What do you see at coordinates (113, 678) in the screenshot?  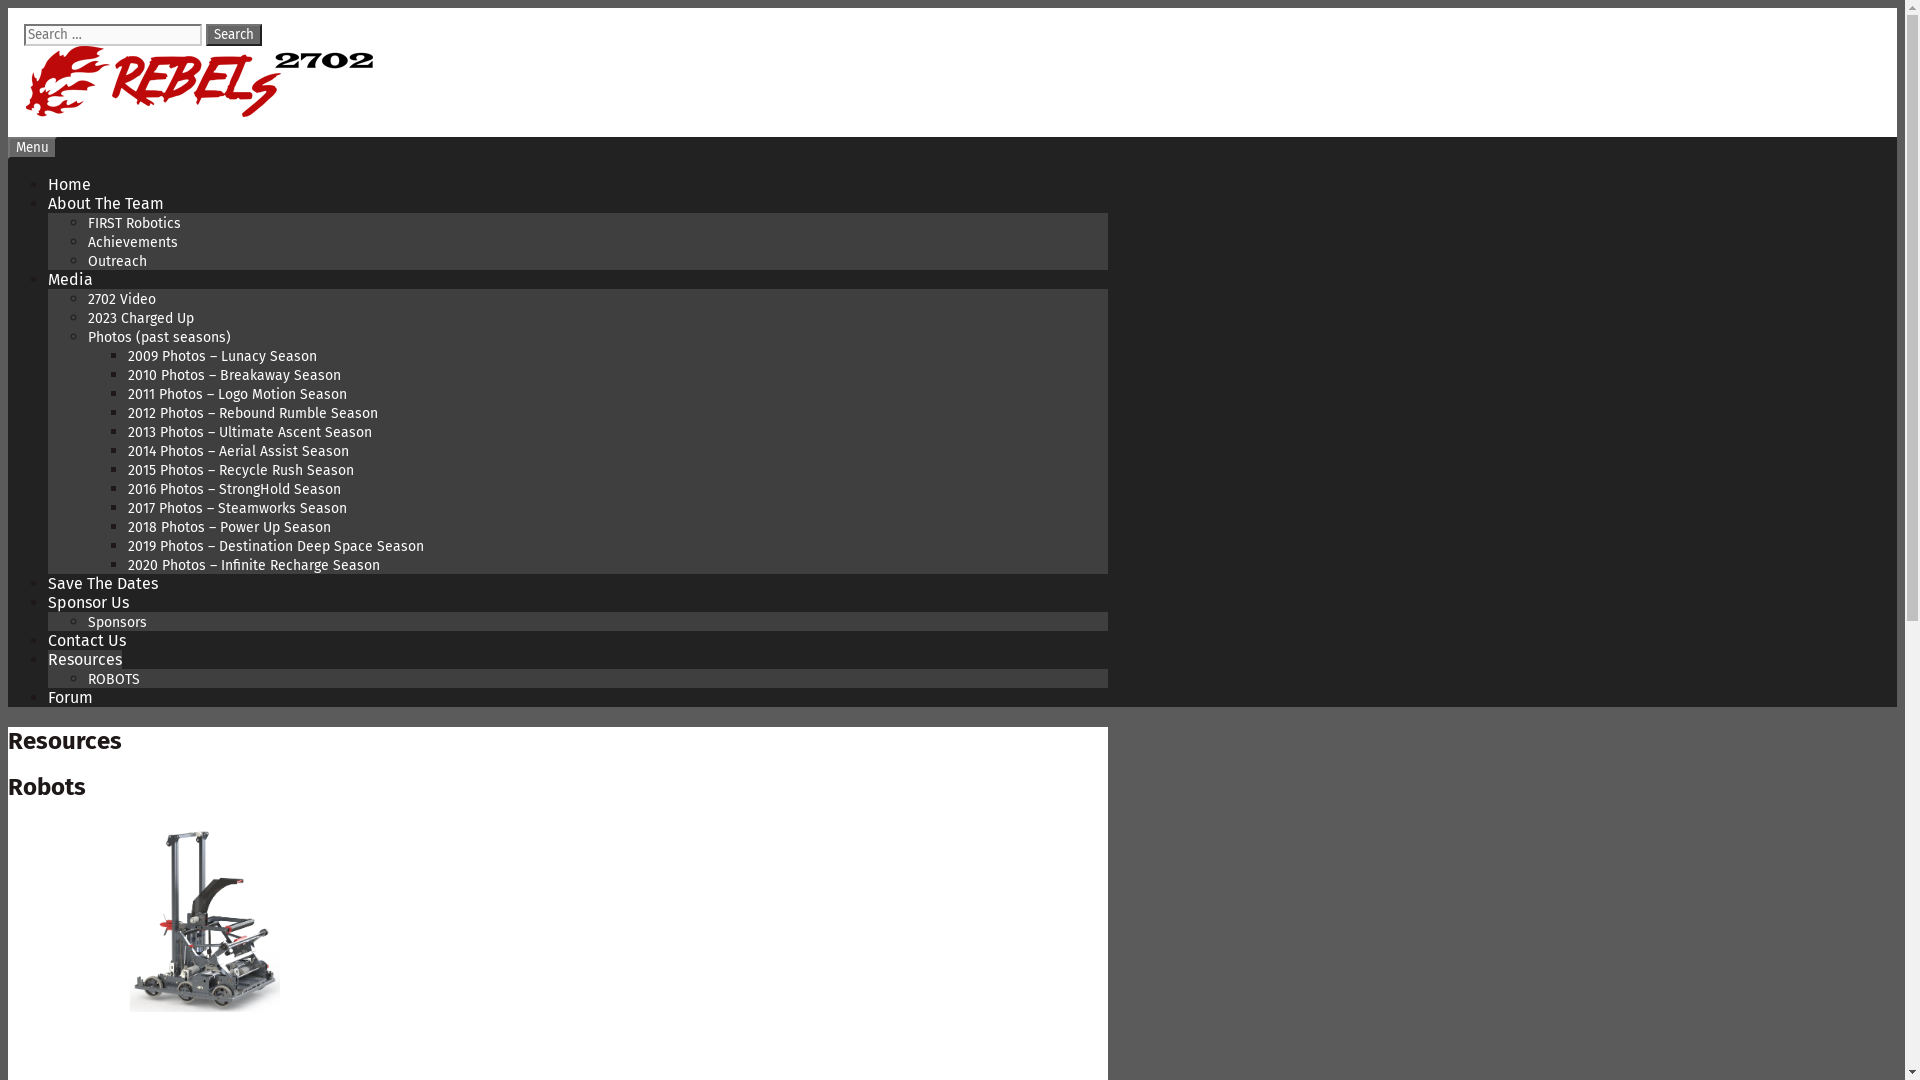 I see `'ROBOTS'` at bounding box center [113, 678].